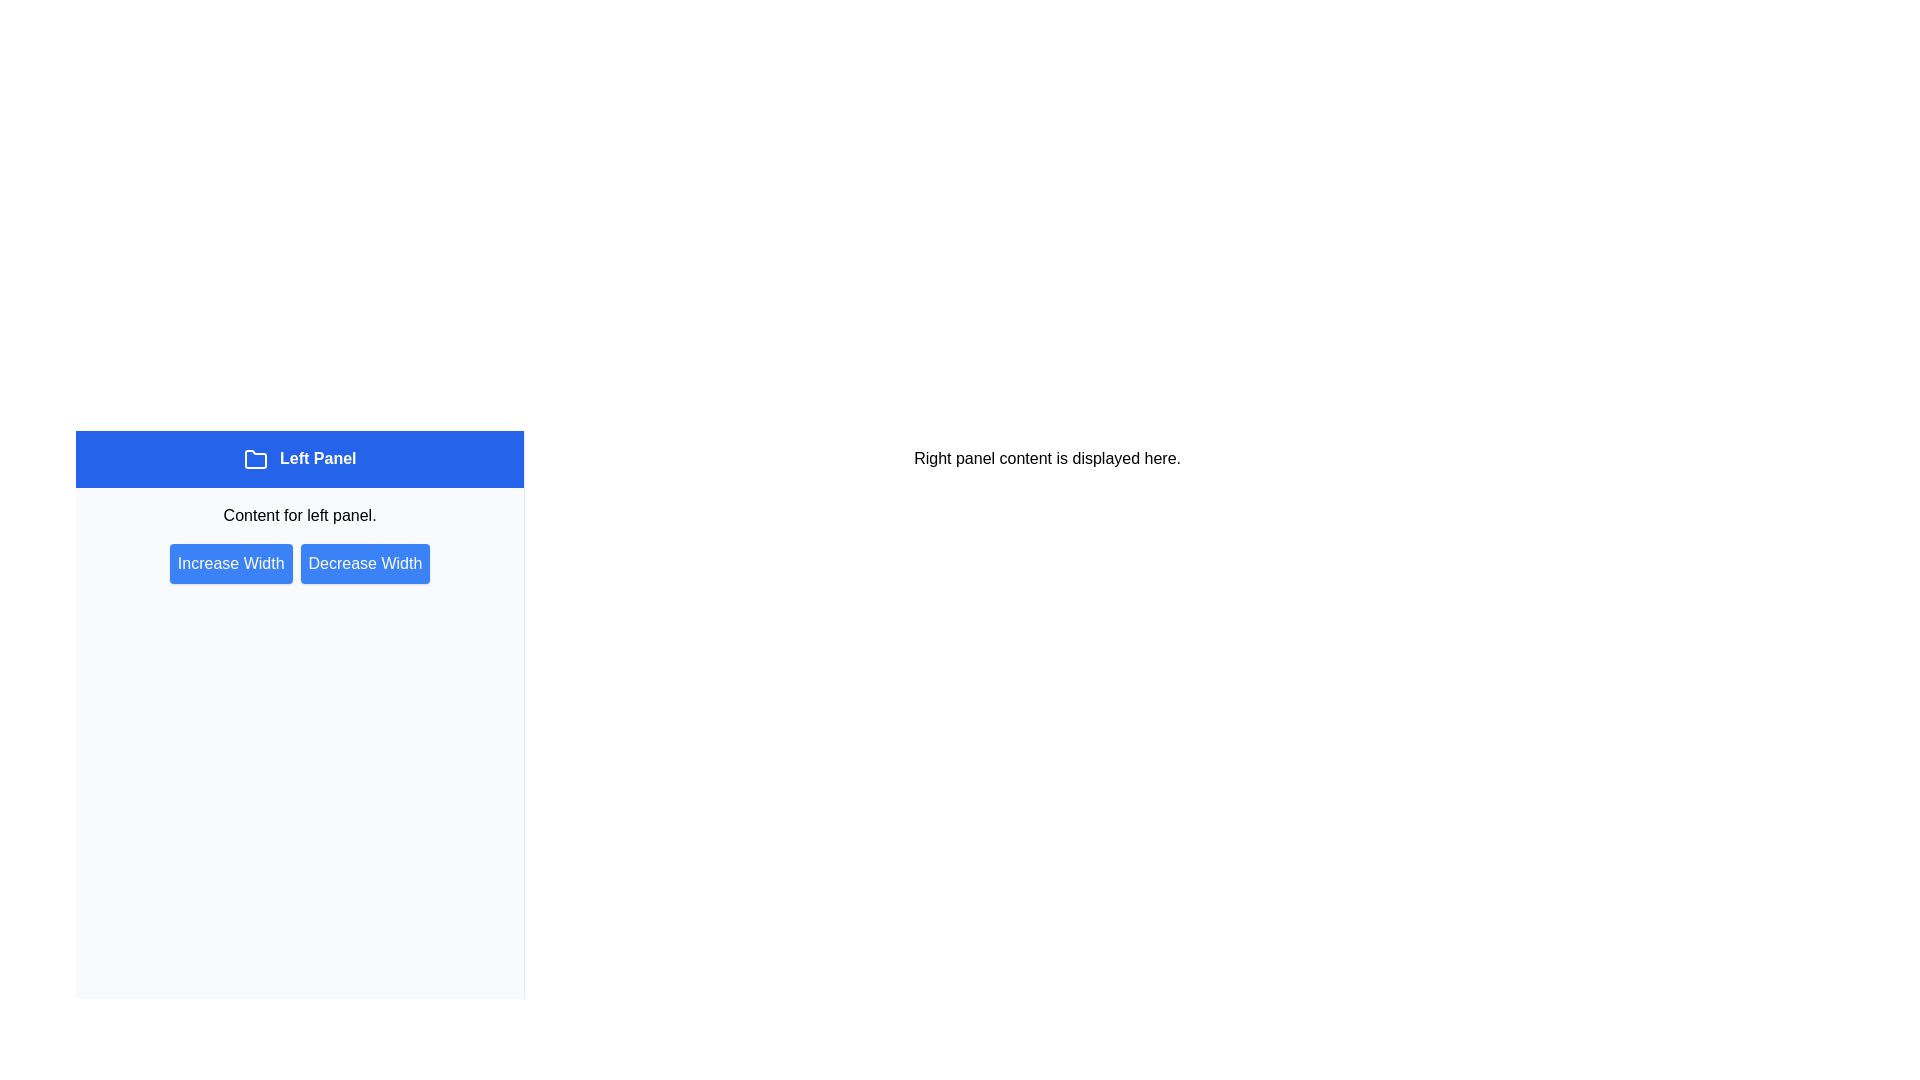 Image resolution: width=1920 pixels, height=1080 pixels. I want to click on text content of the static text label displaying 'Content for left panel.', which is positioned beneath the blue title bar labeled 'Left Panel', so click(299, 514).